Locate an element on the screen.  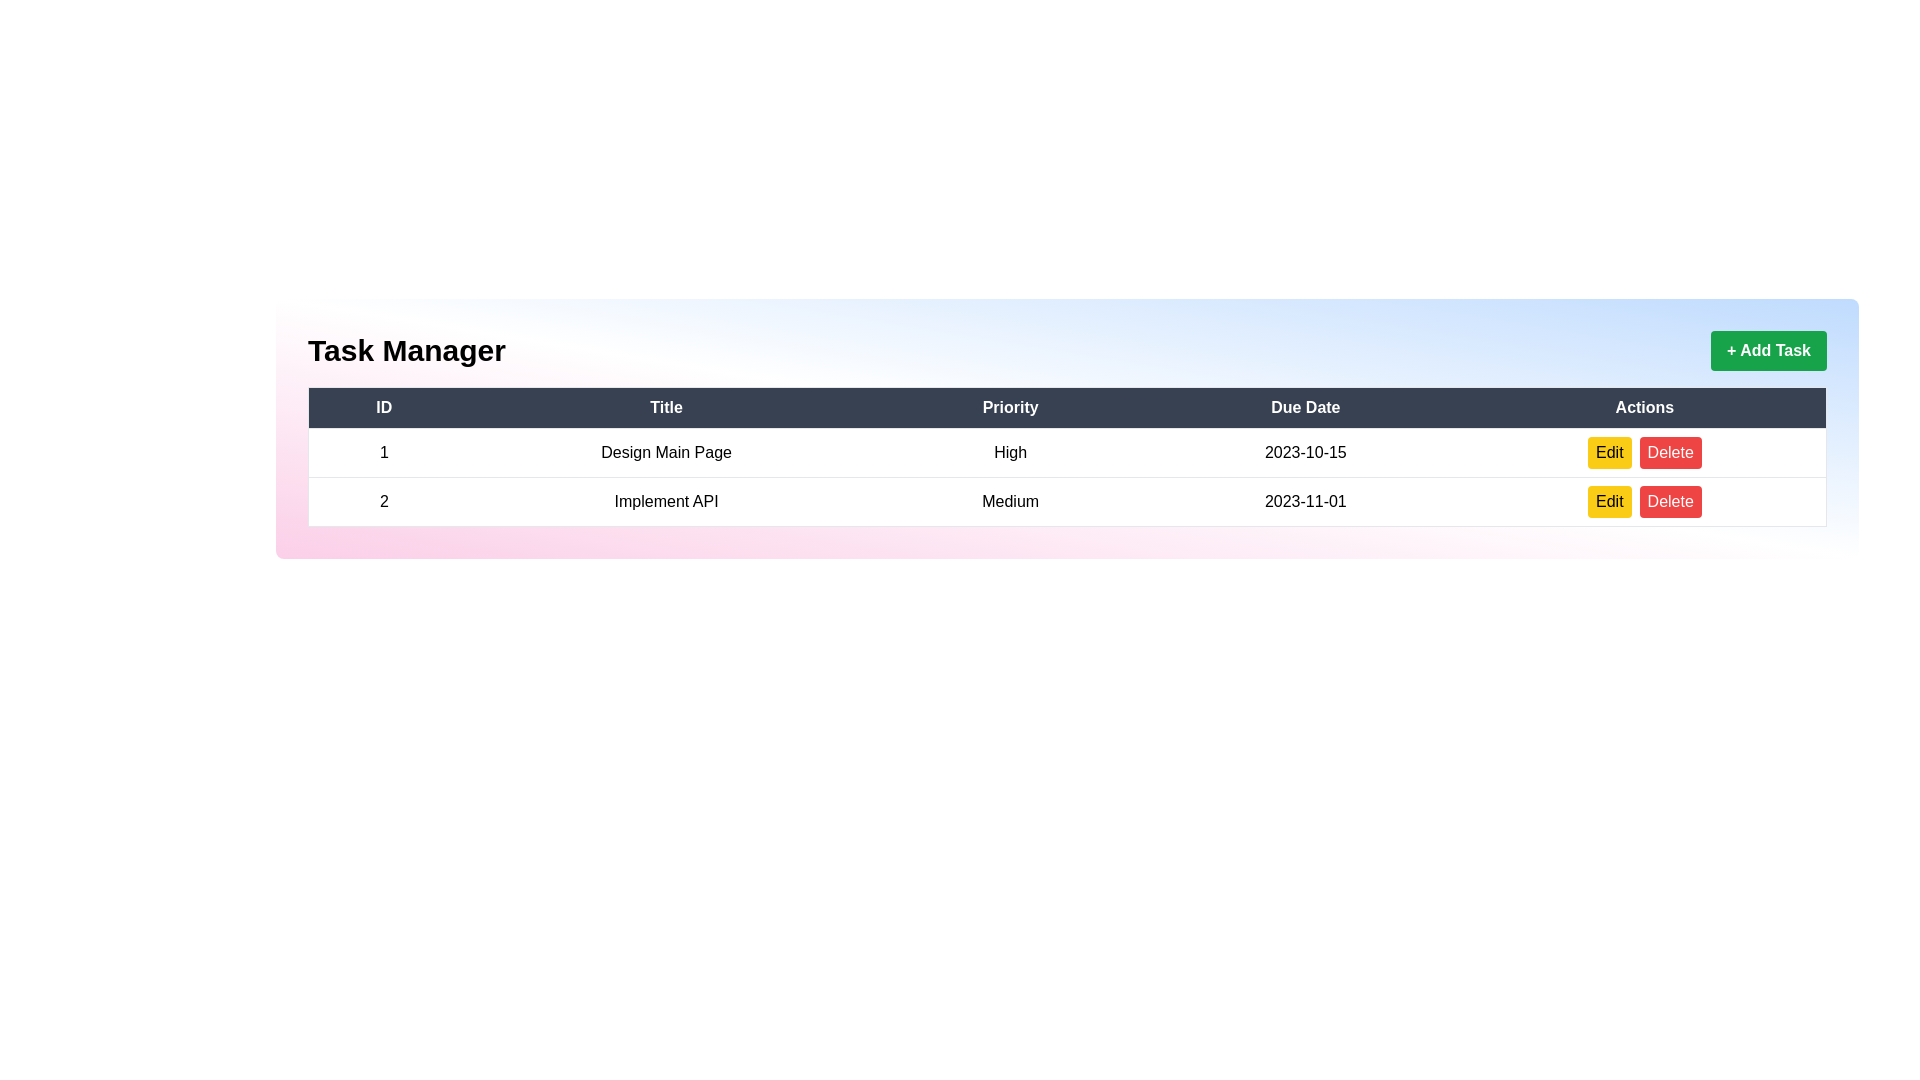
the 'High' priority text label in the 'Priority' column of the task 'Design Main Page' is located at coordinates (1010, 452).